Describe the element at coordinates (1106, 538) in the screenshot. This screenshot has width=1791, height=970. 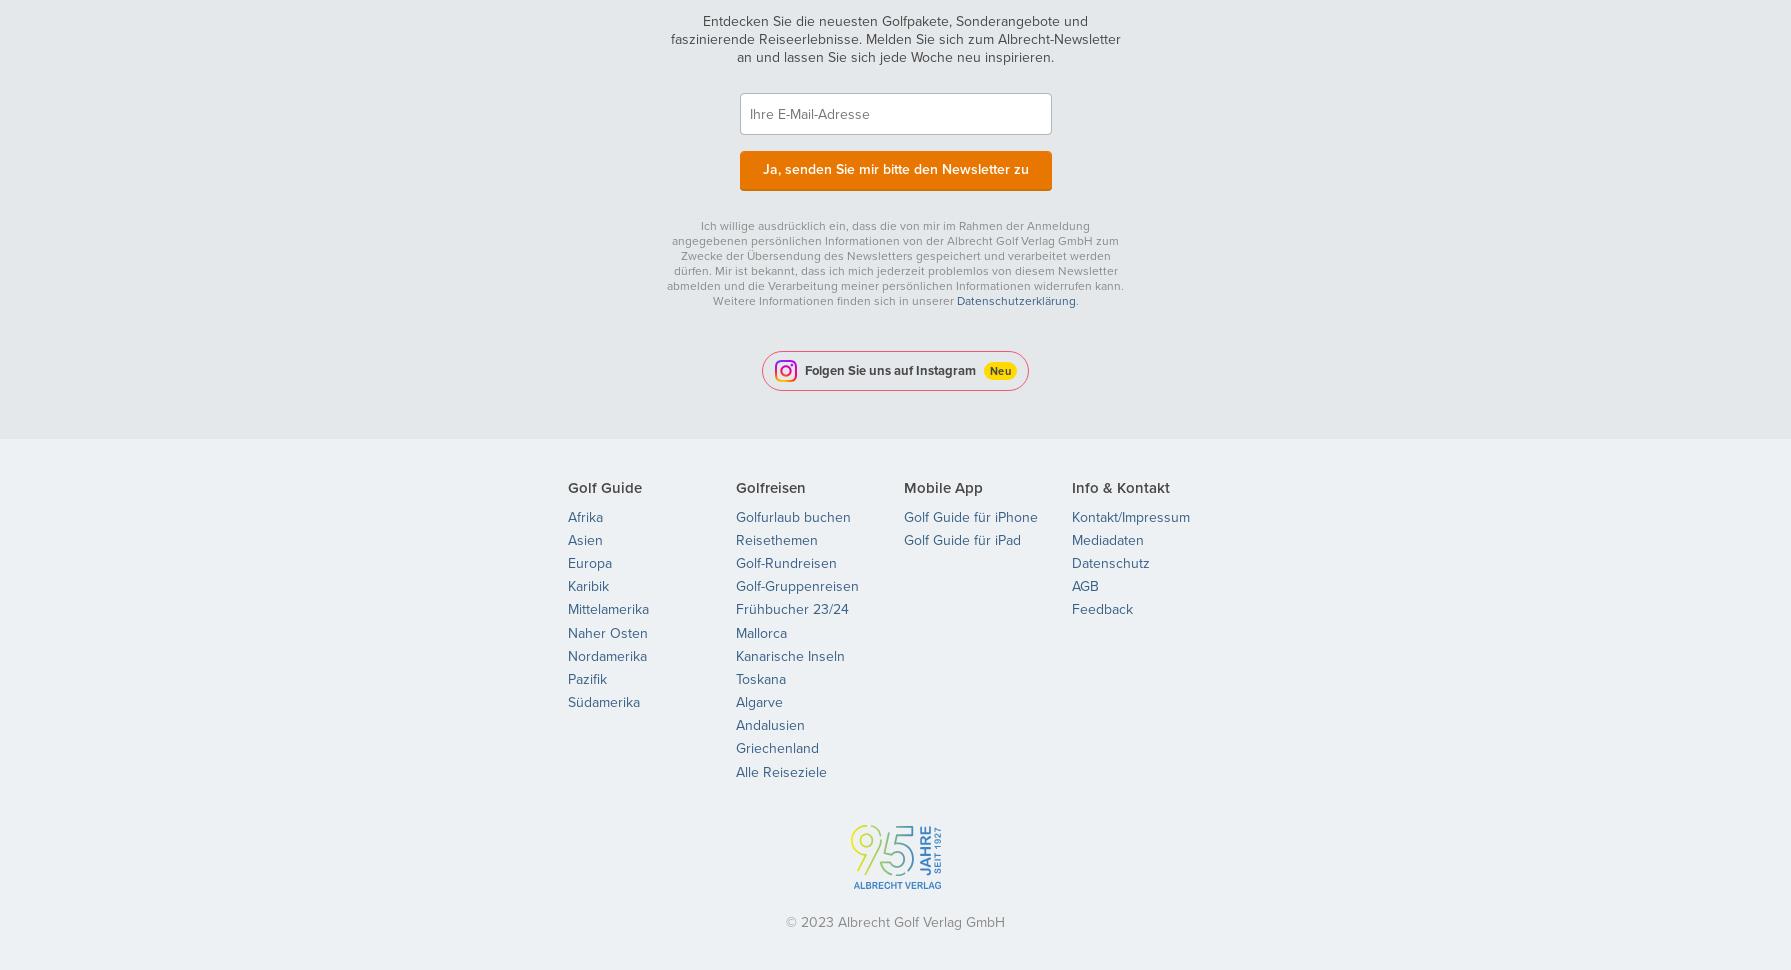
I see `'Mediadaten'` at that location.